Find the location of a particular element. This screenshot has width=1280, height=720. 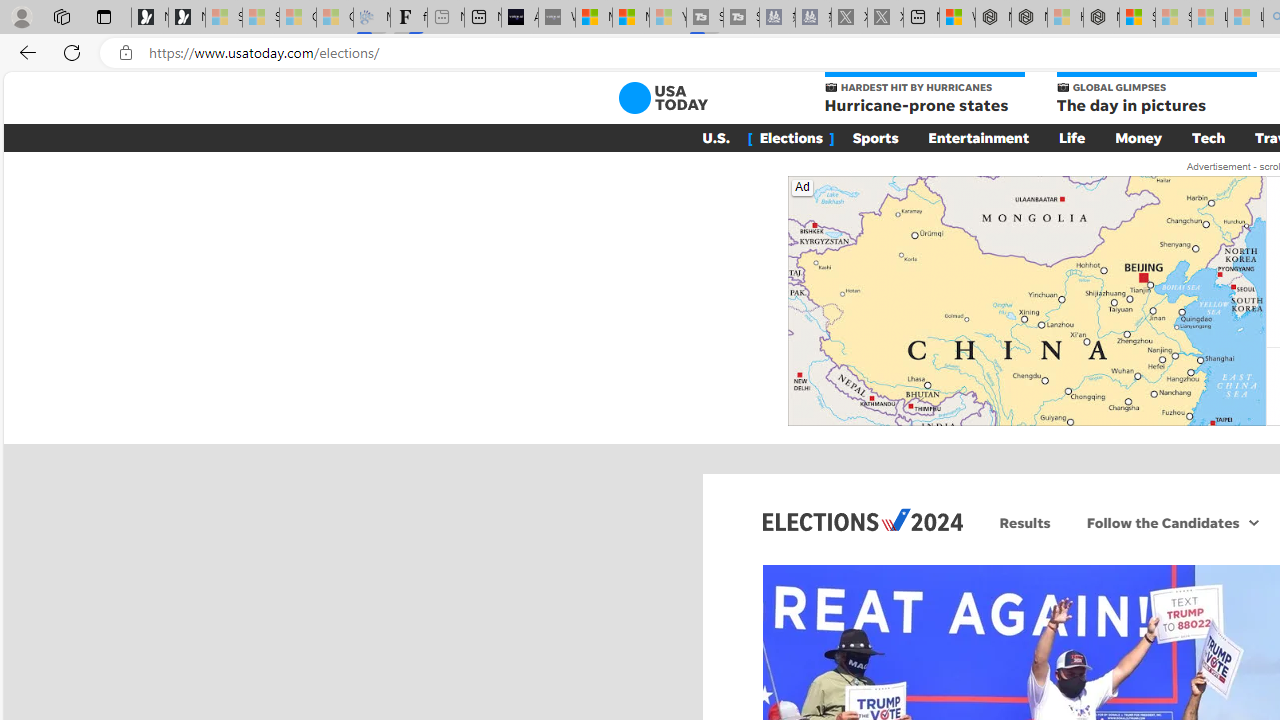

'Elections 2024' is located at coordinates (862, 518).